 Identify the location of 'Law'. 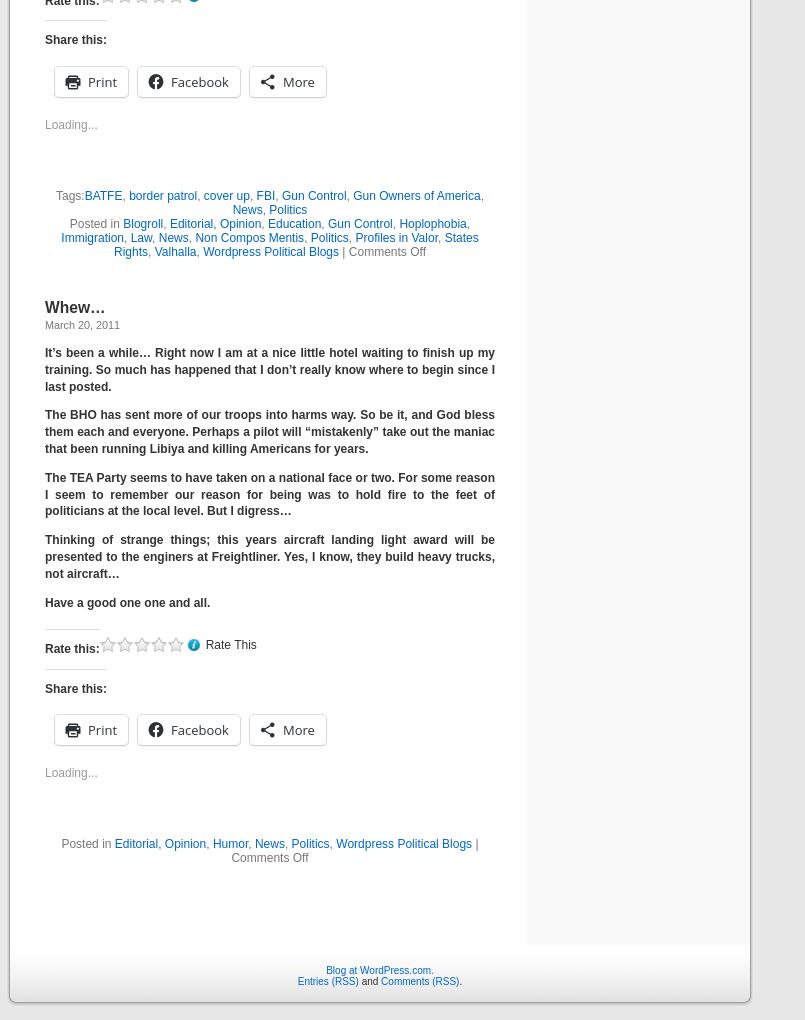
(141, 237).